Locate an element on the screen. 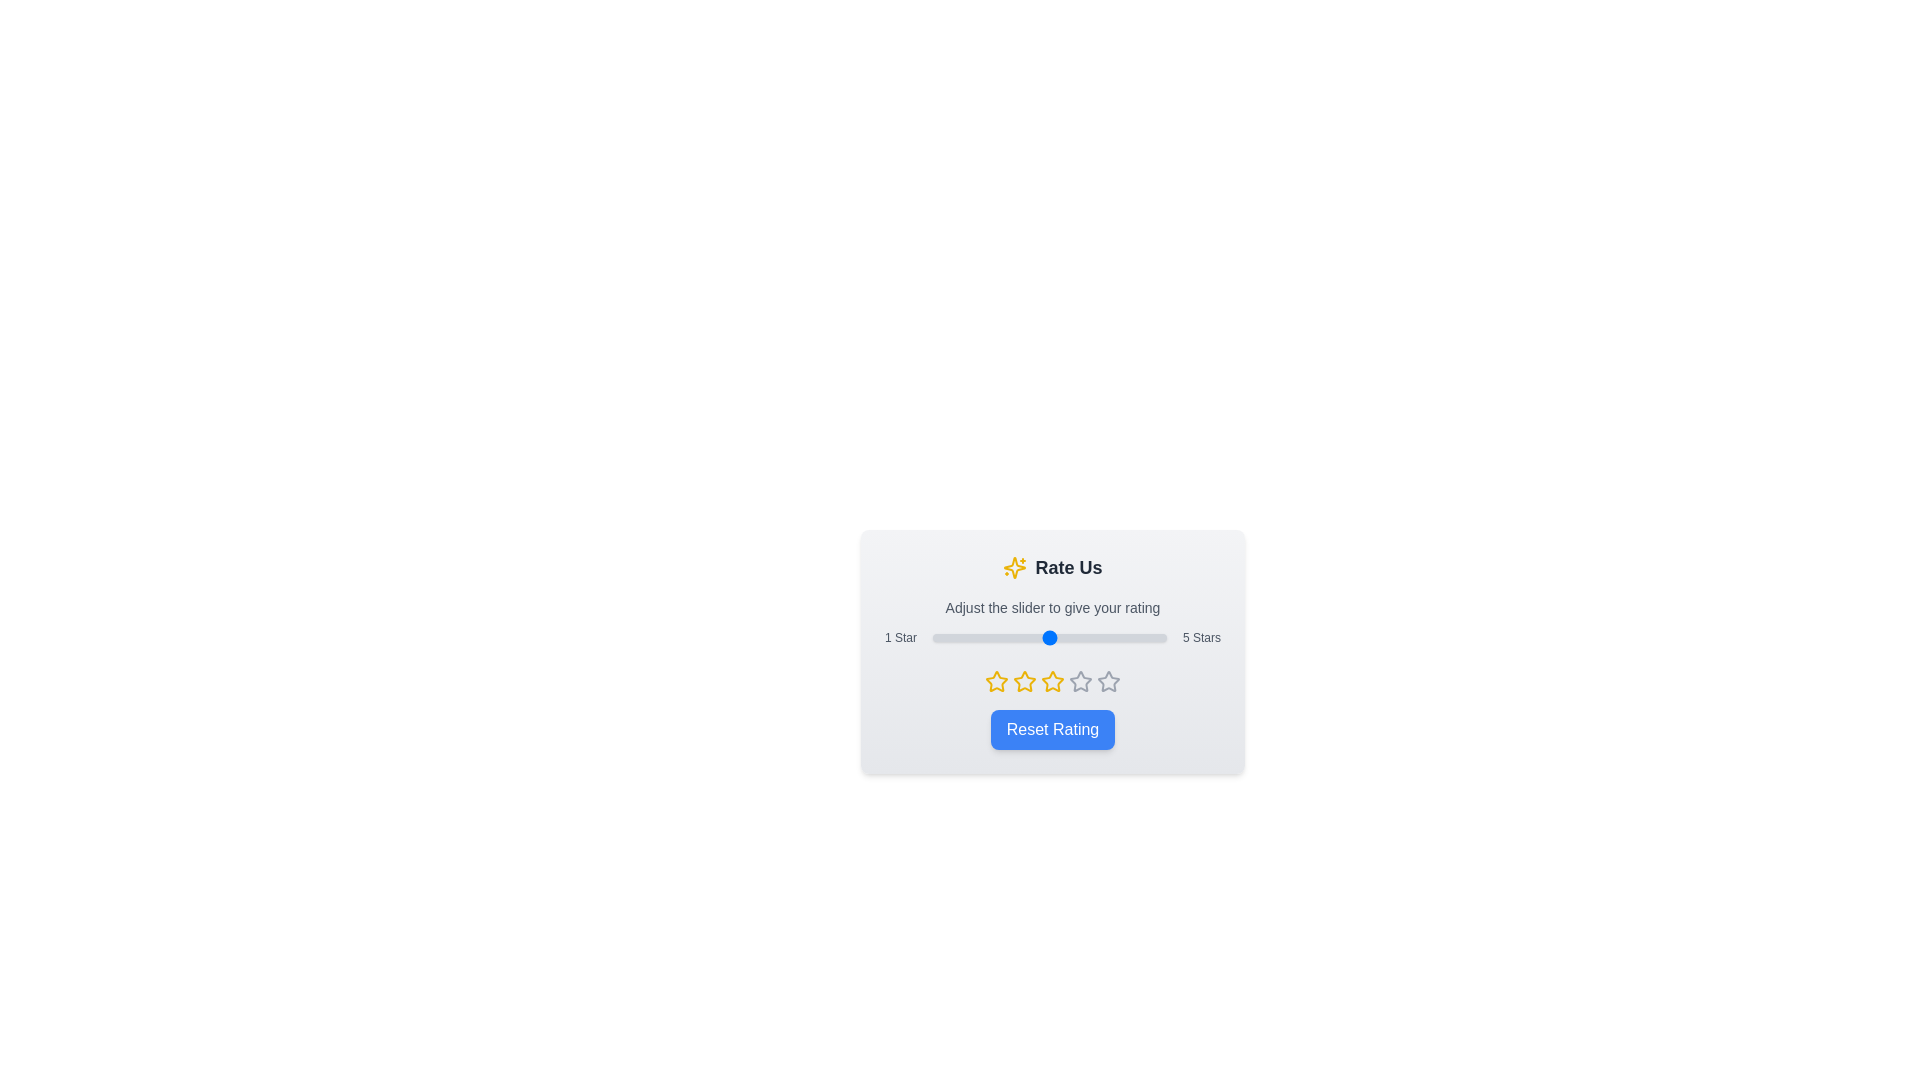 The image size is (1920, 1080). the 'Reset Rating' button to set the rating to 1 is located at coordinates (1051, 729).